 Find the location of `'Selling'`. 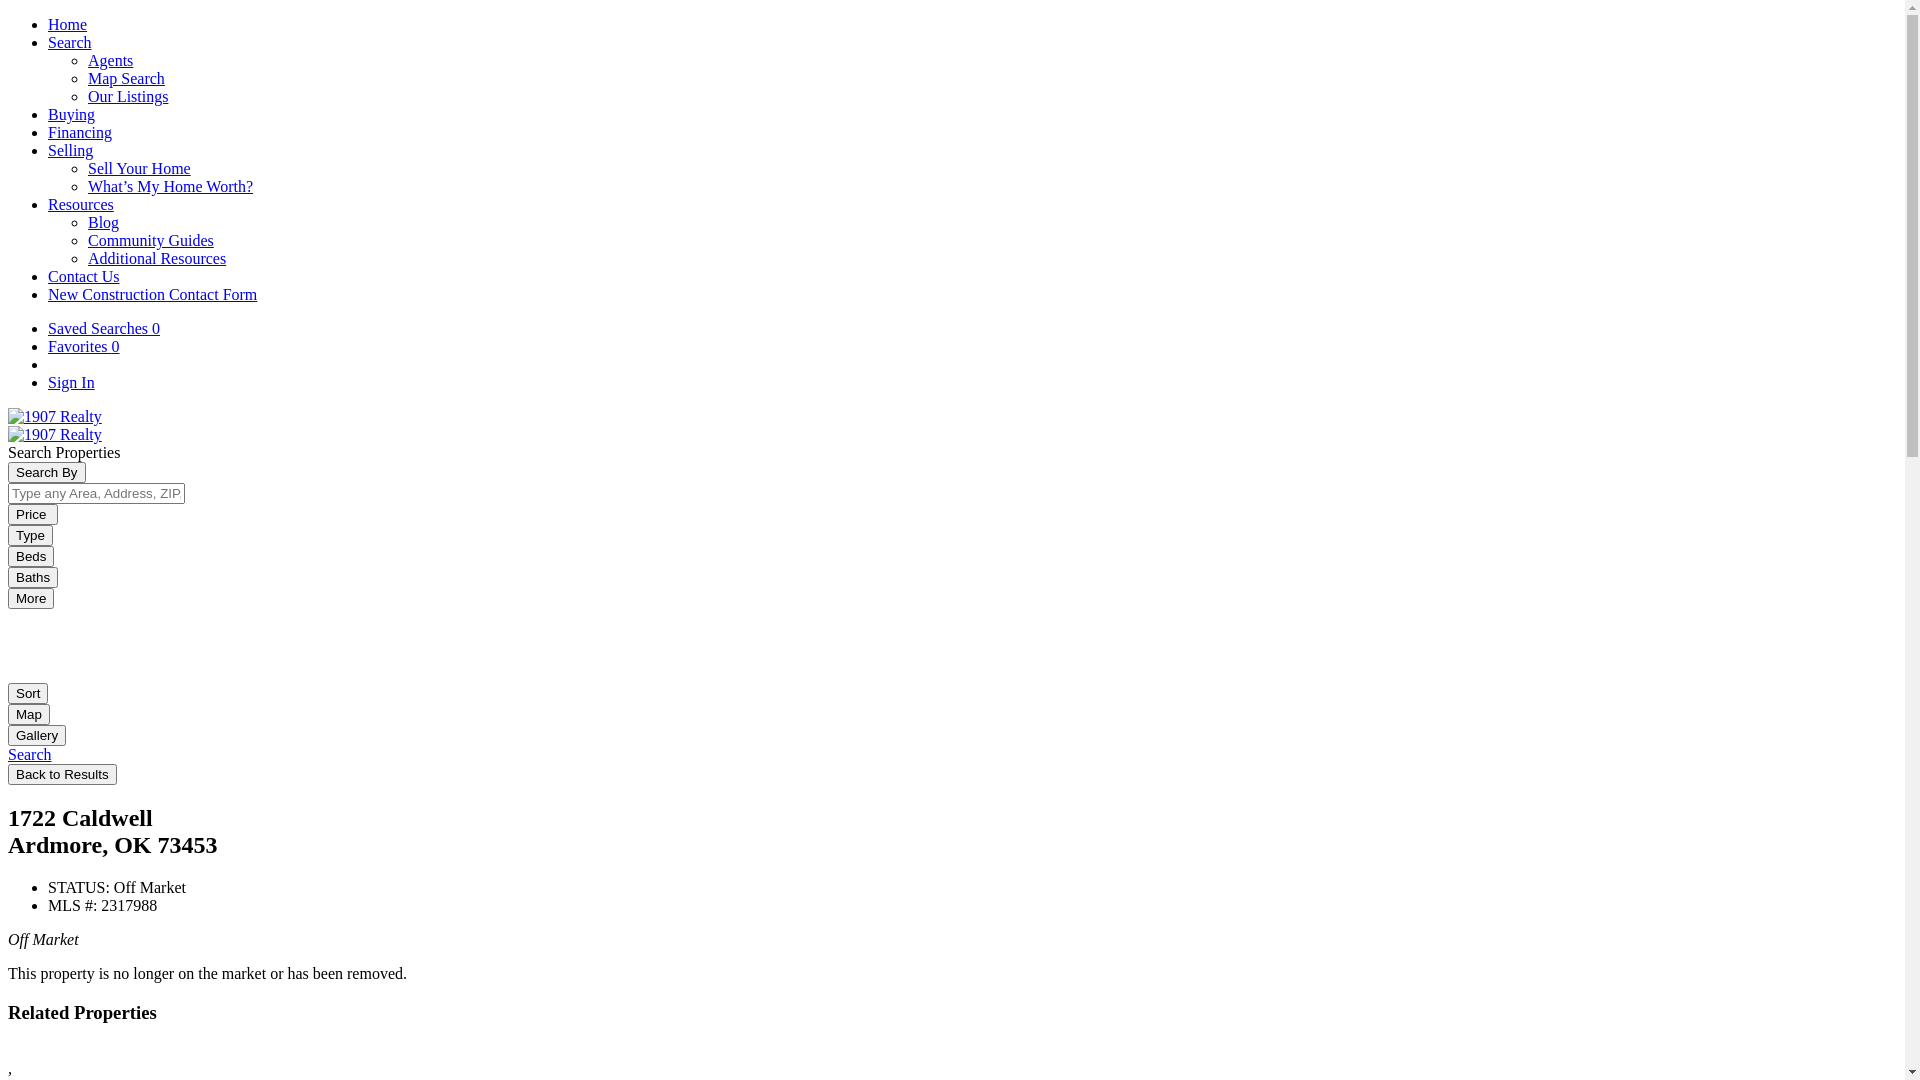

'Selling' is located at coordinates (48, 149).